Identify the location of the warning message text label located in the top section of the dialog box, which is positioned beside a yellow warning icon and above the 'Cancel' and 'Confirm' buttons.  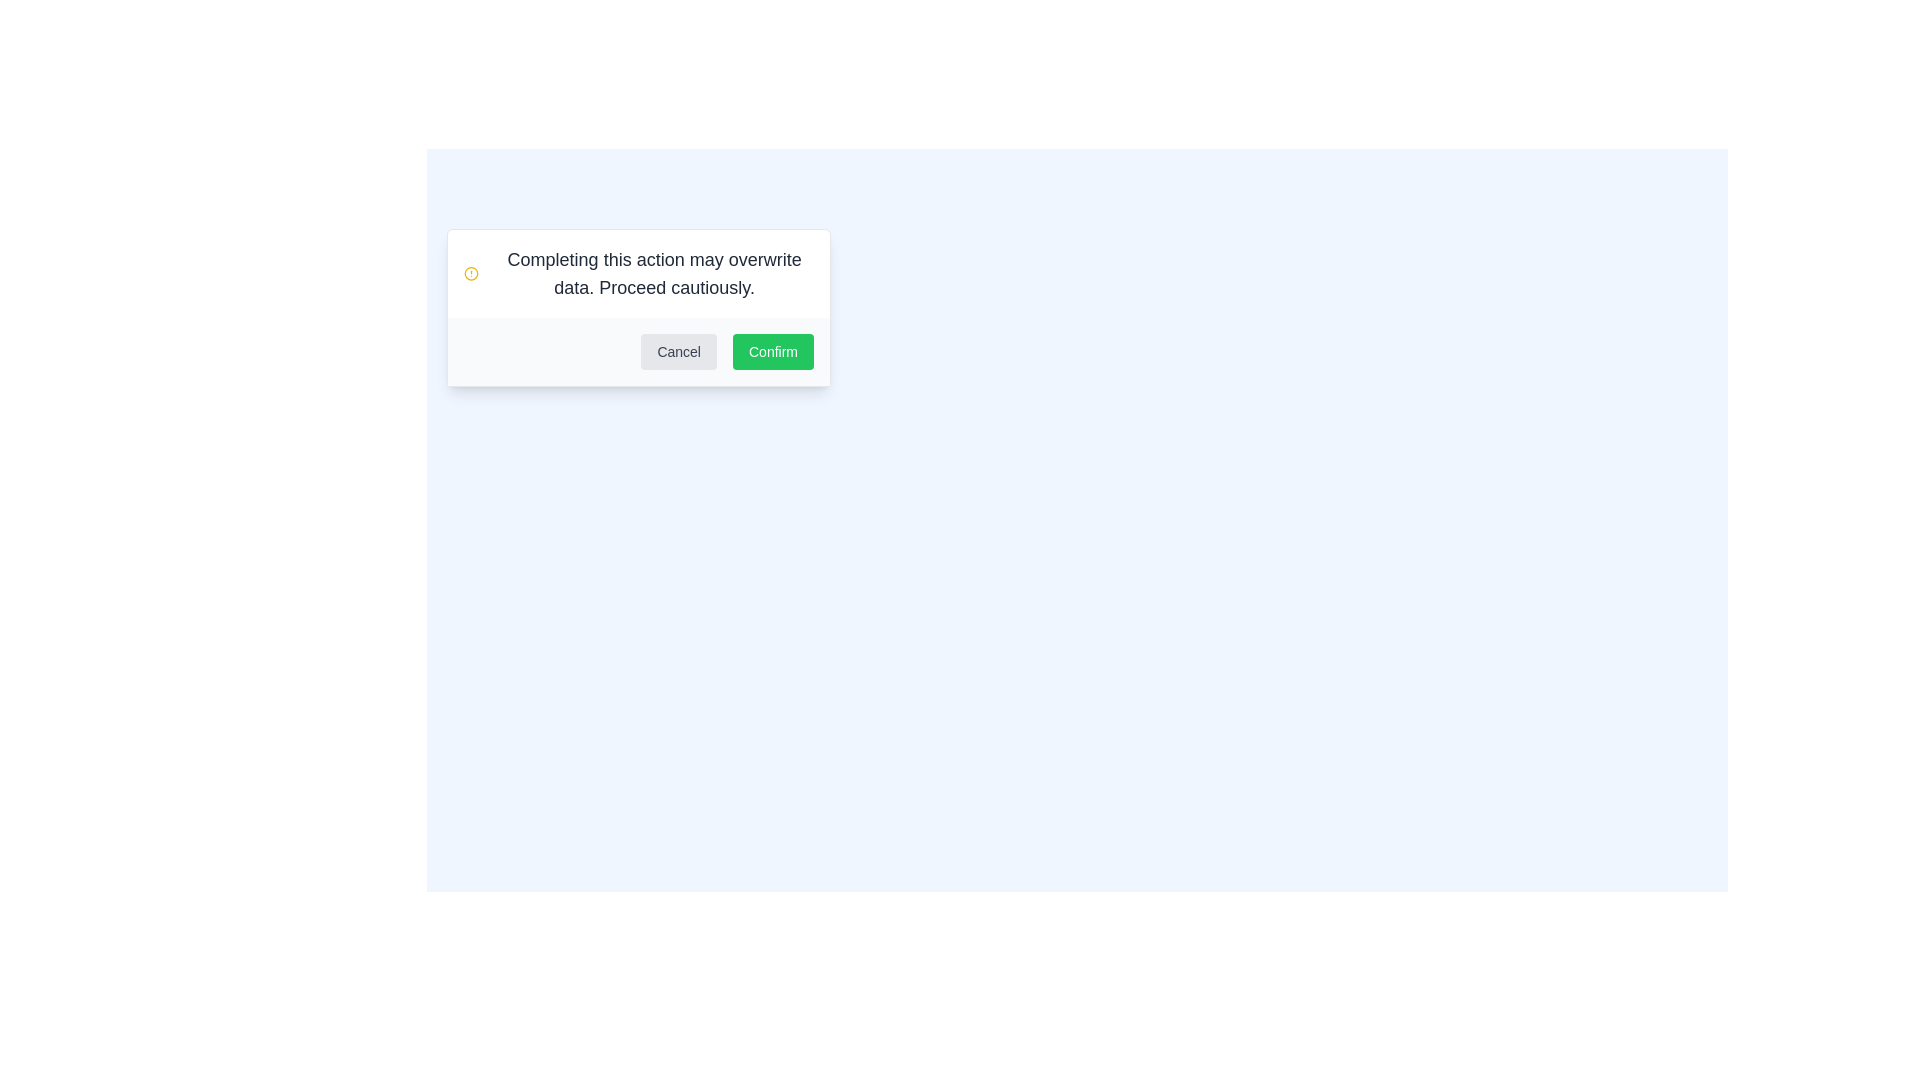
(654, 273).